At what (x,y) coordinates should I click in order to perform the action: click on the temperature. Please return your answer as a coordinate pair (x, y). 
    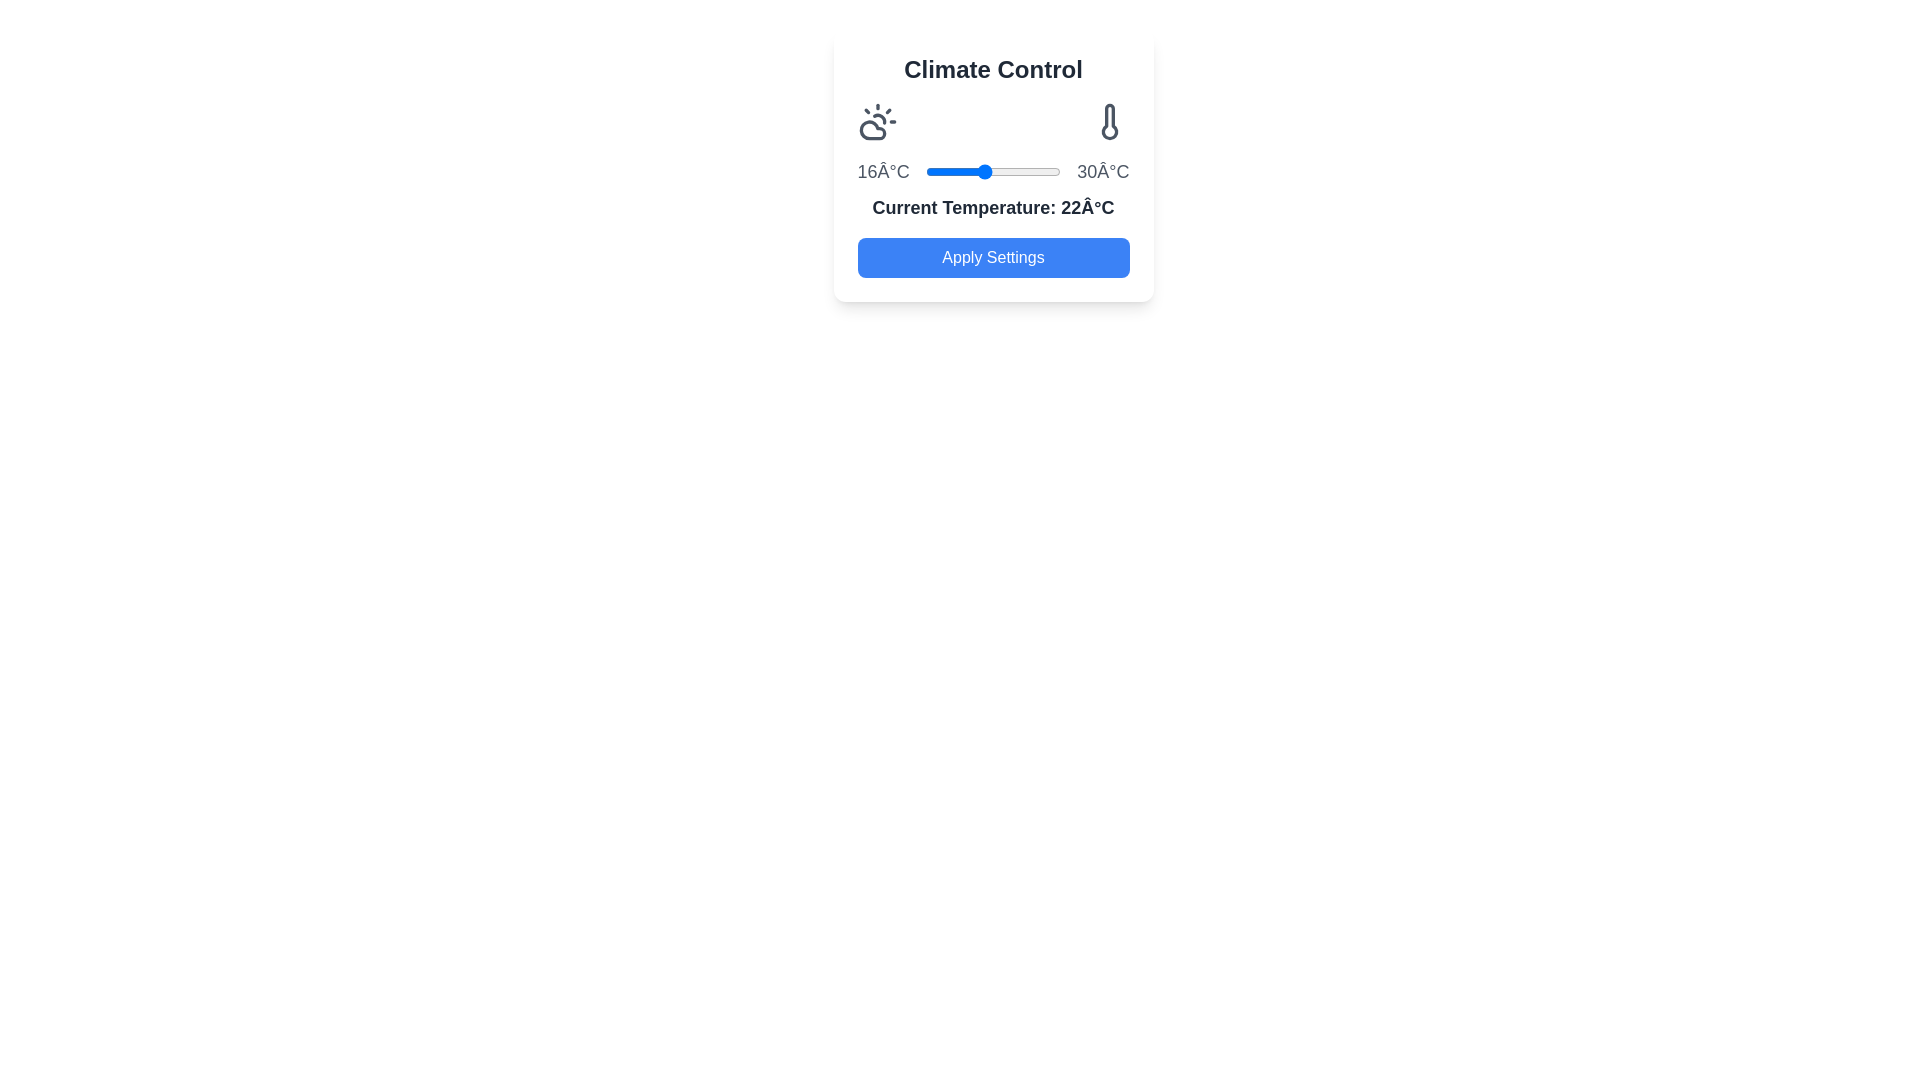
    Looking at the image, I should click on (1022, 171).